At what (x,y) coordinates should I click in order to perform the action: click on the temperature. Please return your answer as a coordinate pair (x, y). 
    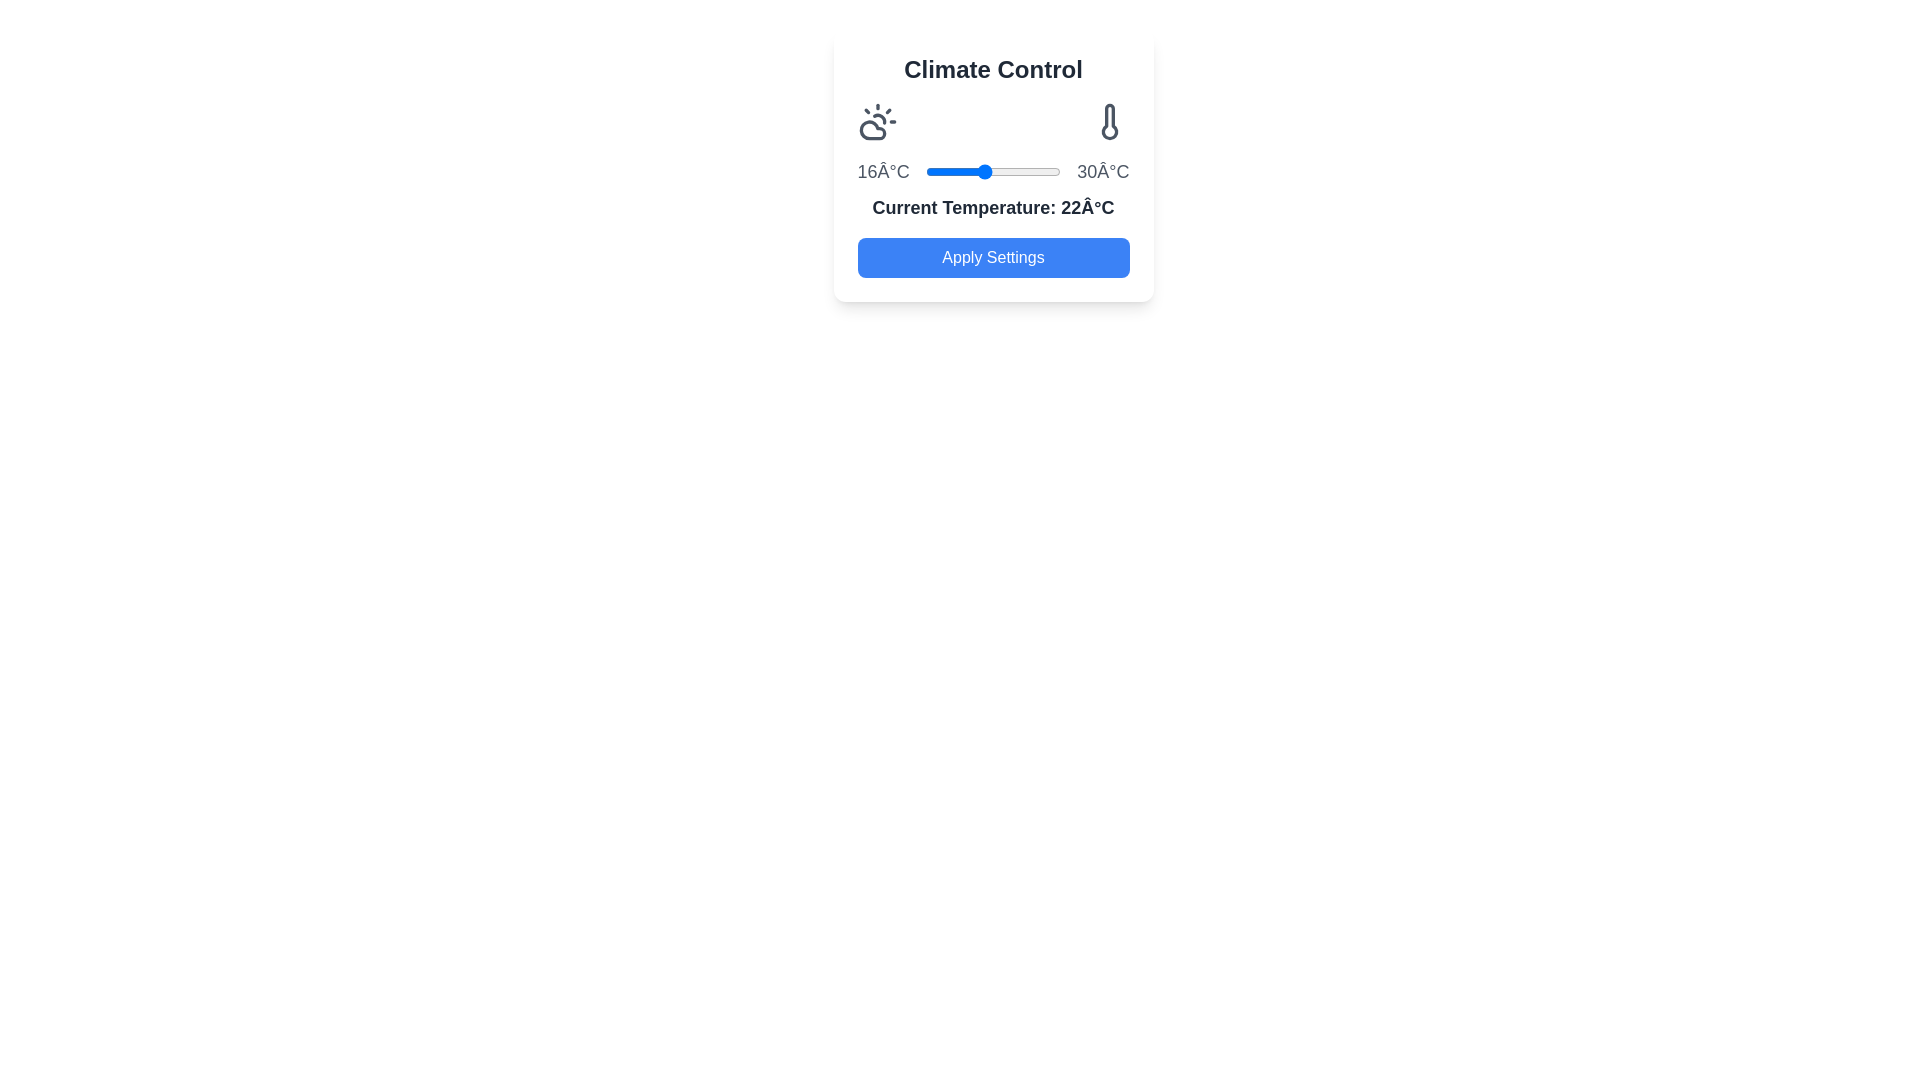
    Looking at the image, I should click on (1022, 171).